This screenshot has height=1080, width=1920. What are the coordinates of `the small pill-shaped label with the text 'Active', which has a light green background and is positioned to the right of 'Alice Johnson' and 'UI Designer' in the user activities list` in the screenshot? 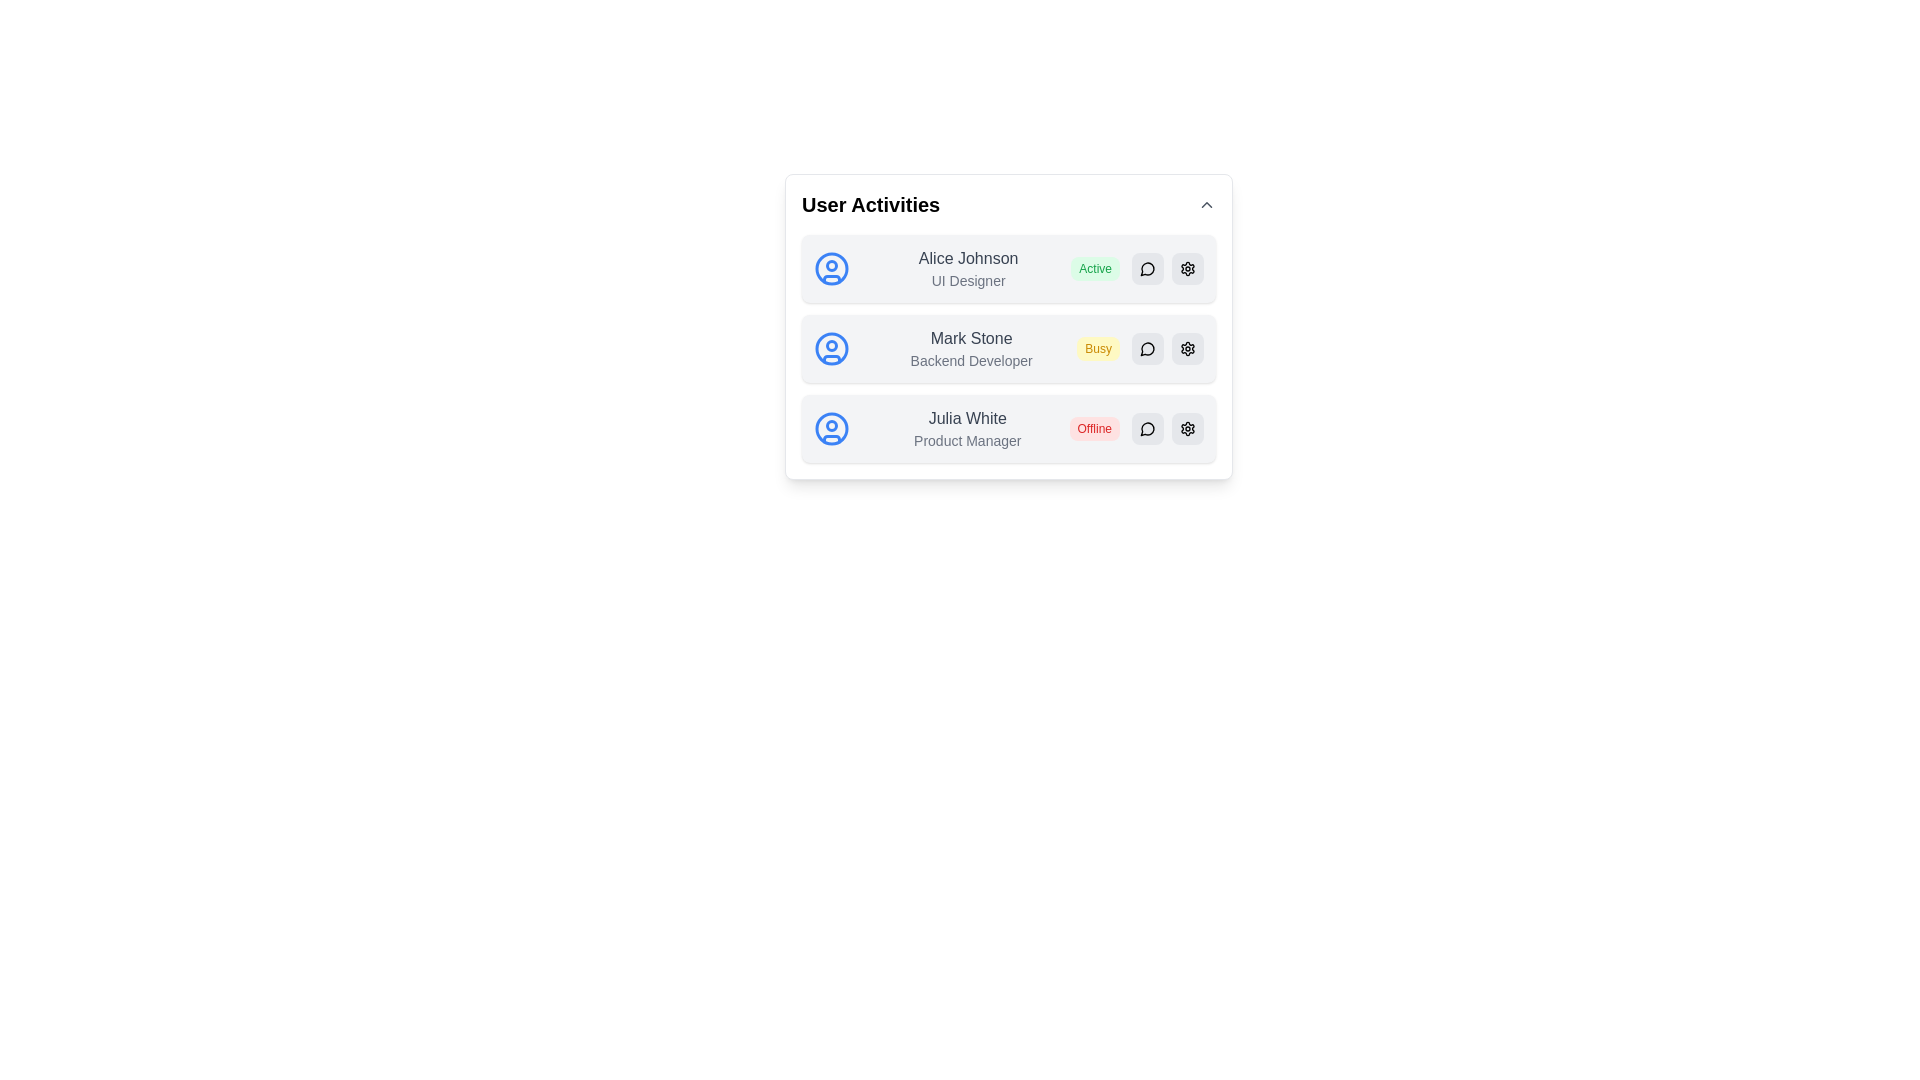 It's located at (1094, 268).